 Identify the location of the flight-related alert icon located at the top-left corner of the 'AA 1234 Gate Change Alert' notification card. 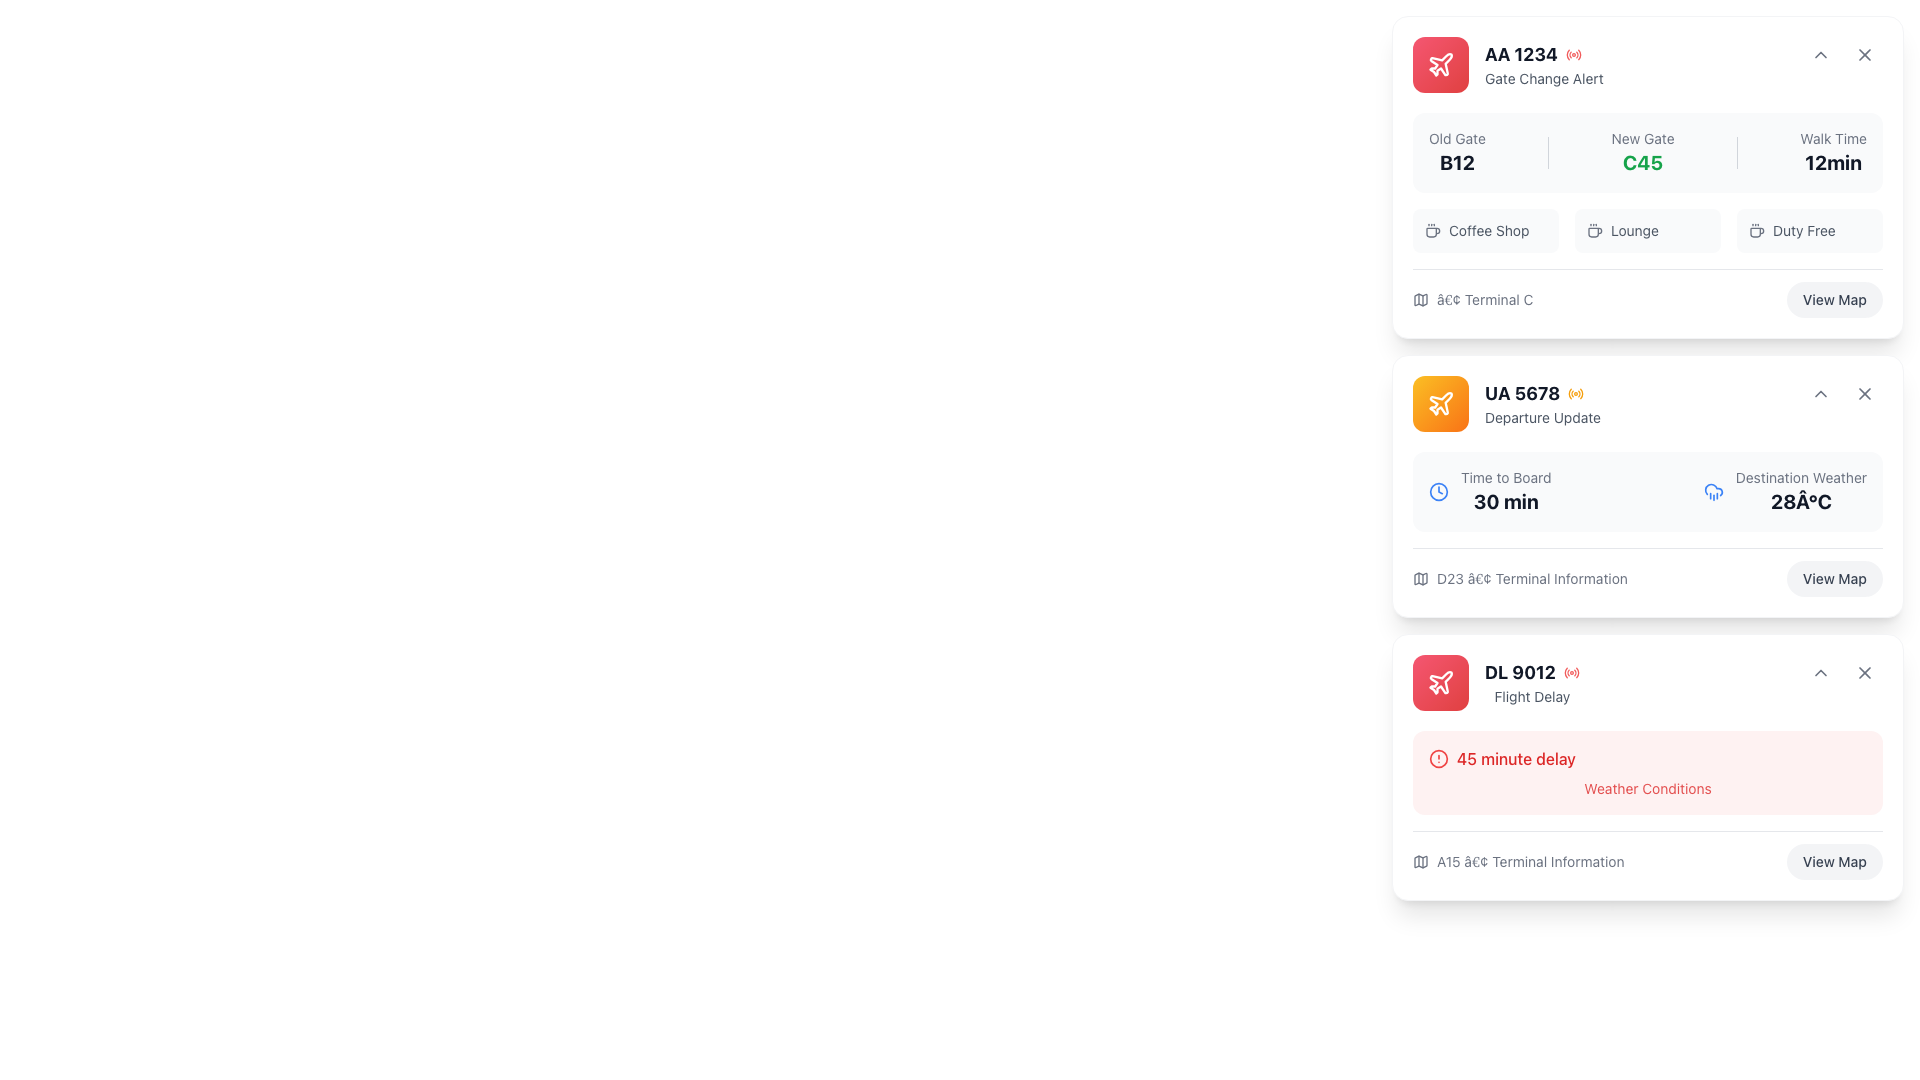
(1440, 64).